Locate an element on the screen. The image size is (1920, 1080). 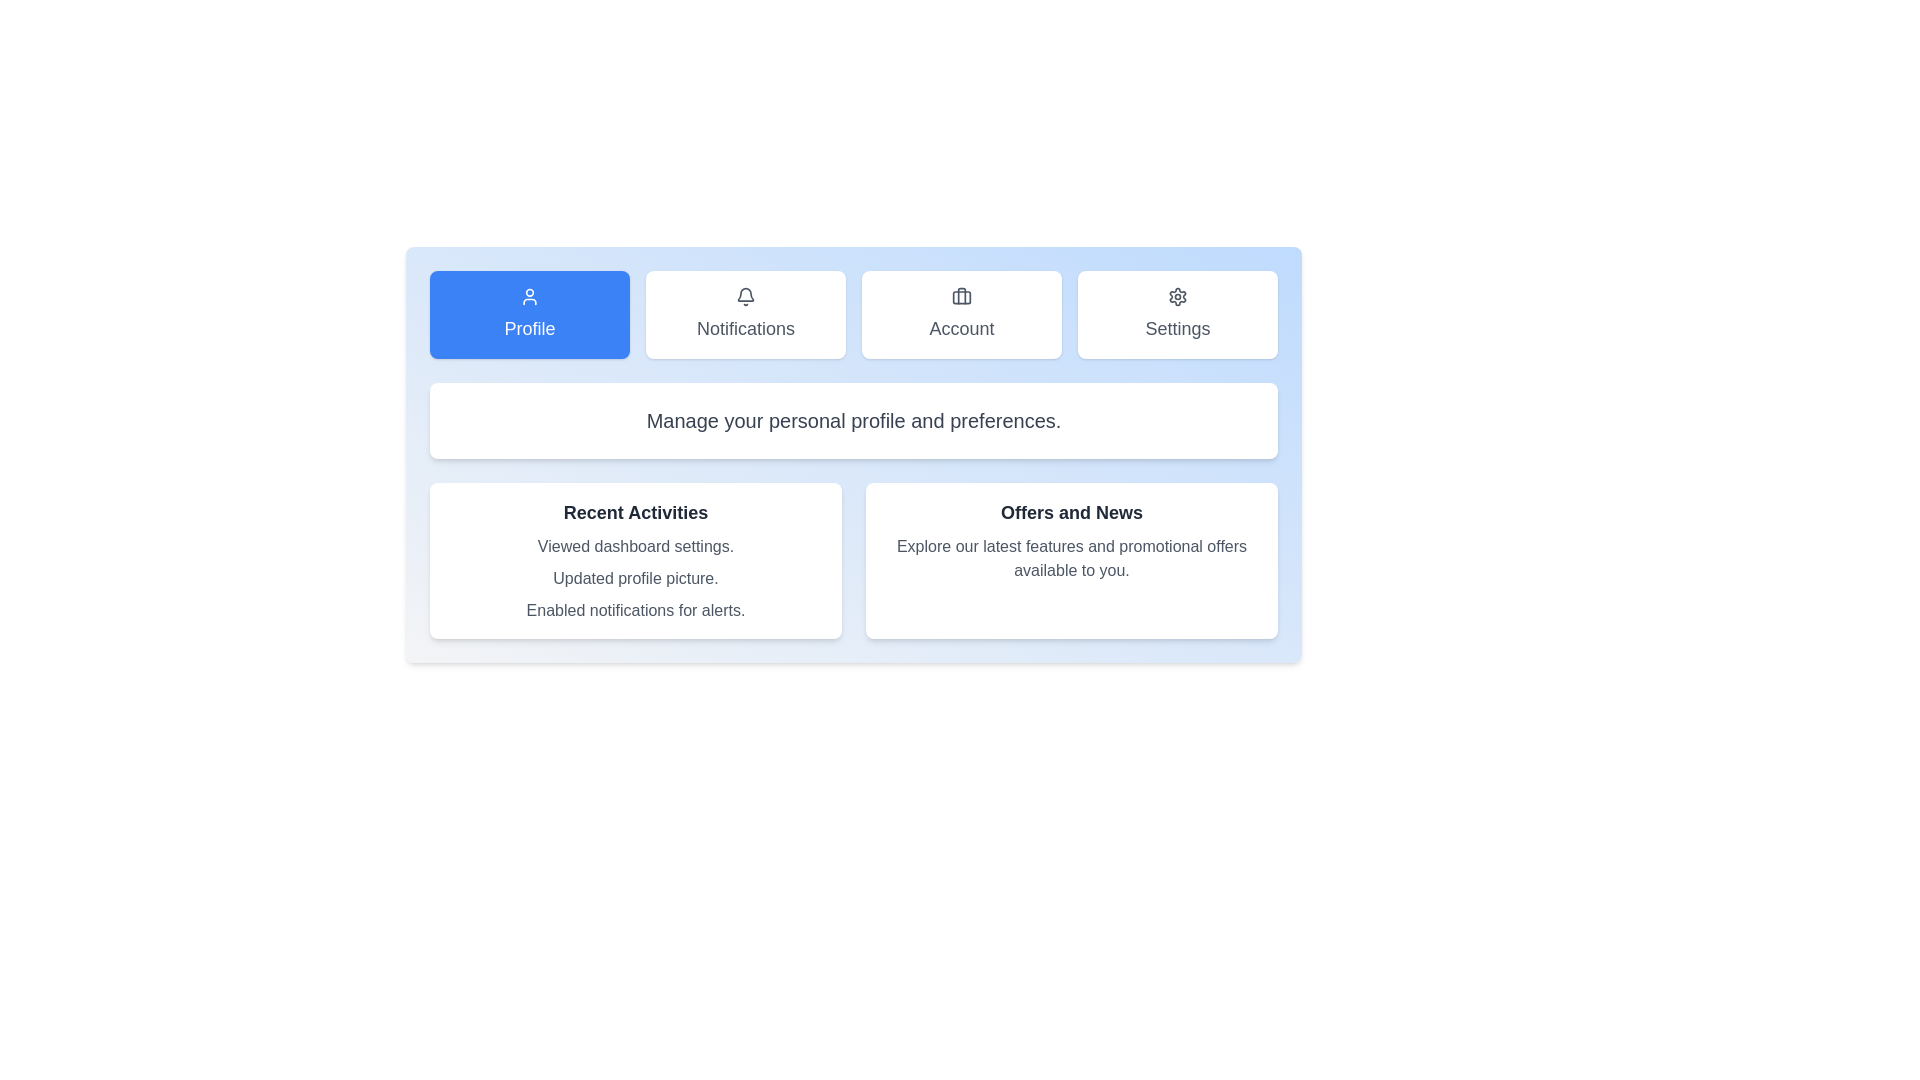
the static text element that displays 'Viewed dashboard settings.' located in the 'Recent Activities' section is located at coordinates (634, 547).